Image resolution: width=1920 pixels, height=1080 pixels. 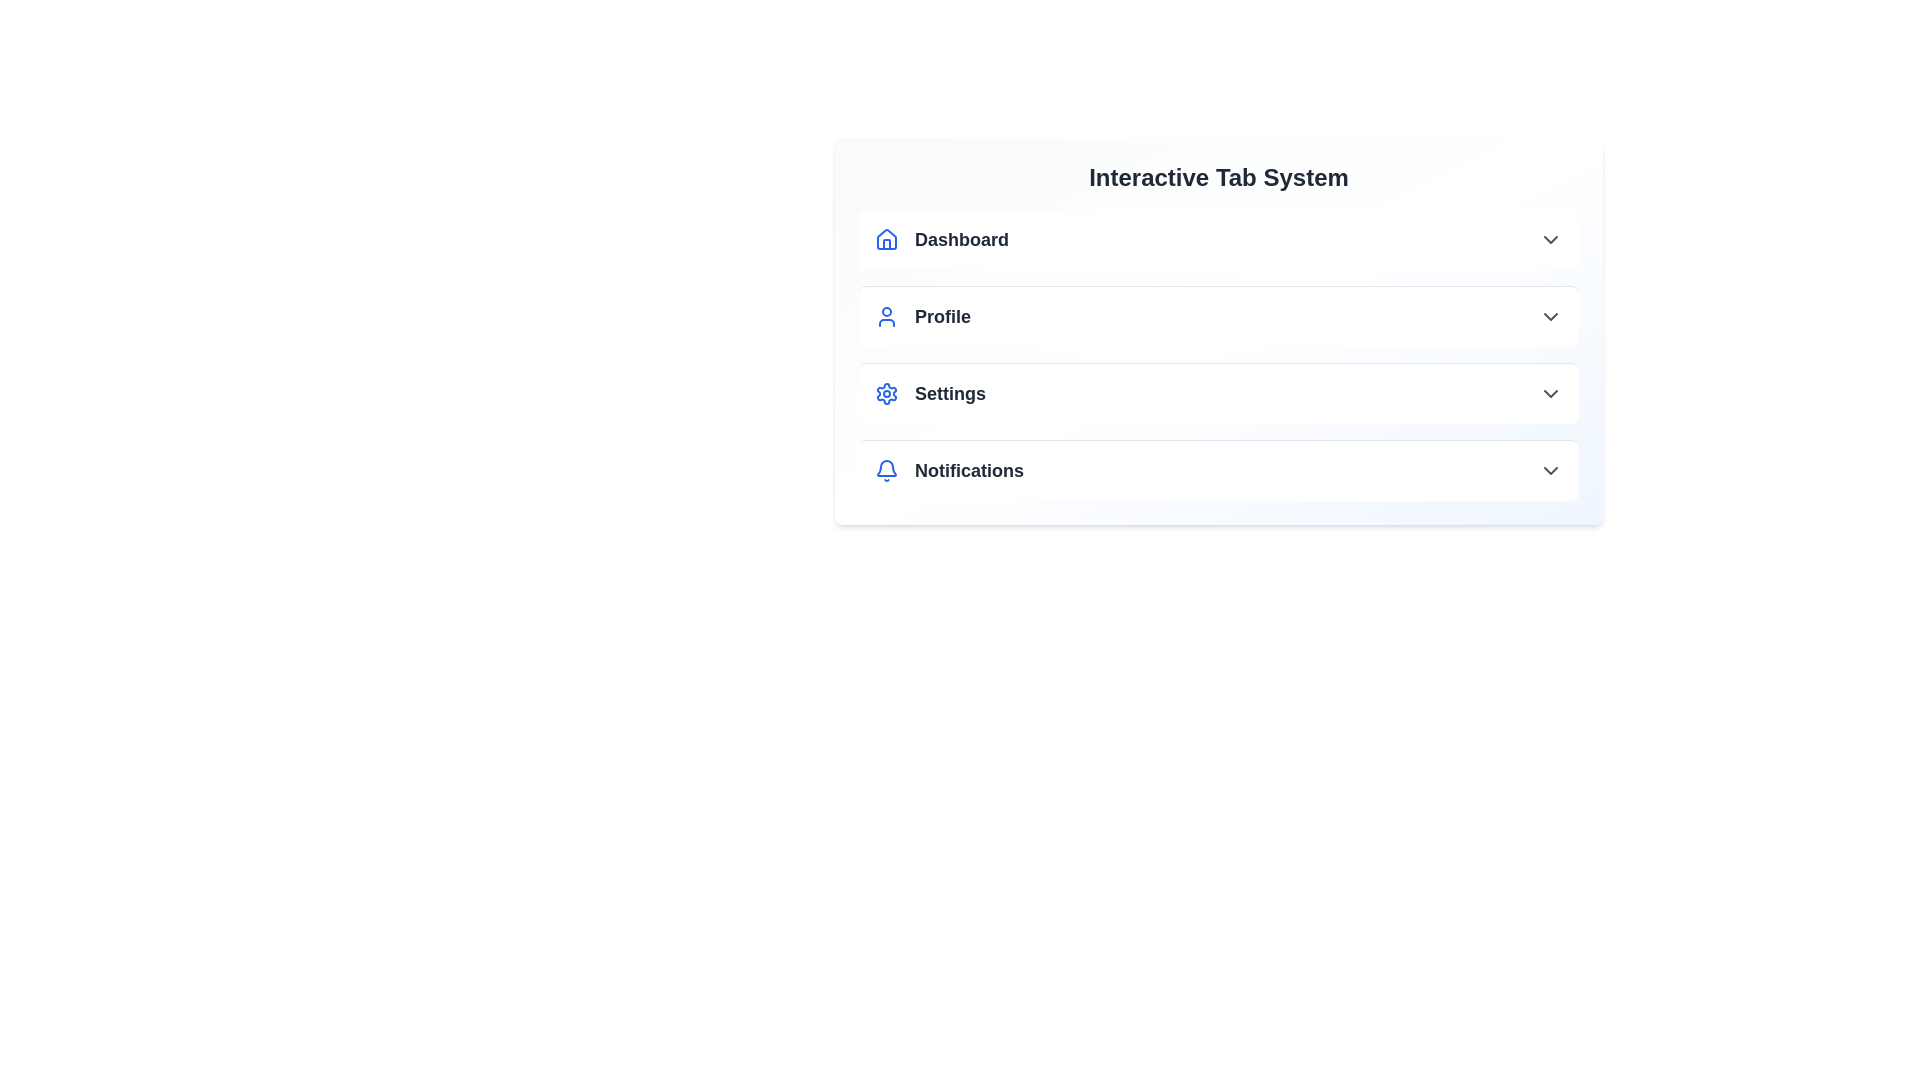 What do you see at coordinates (1549, 470) in the screenshot?
I see `the downward-facing chevron icon located at the far right of the 'Notifications' row` at bounding box center [1549, 470].